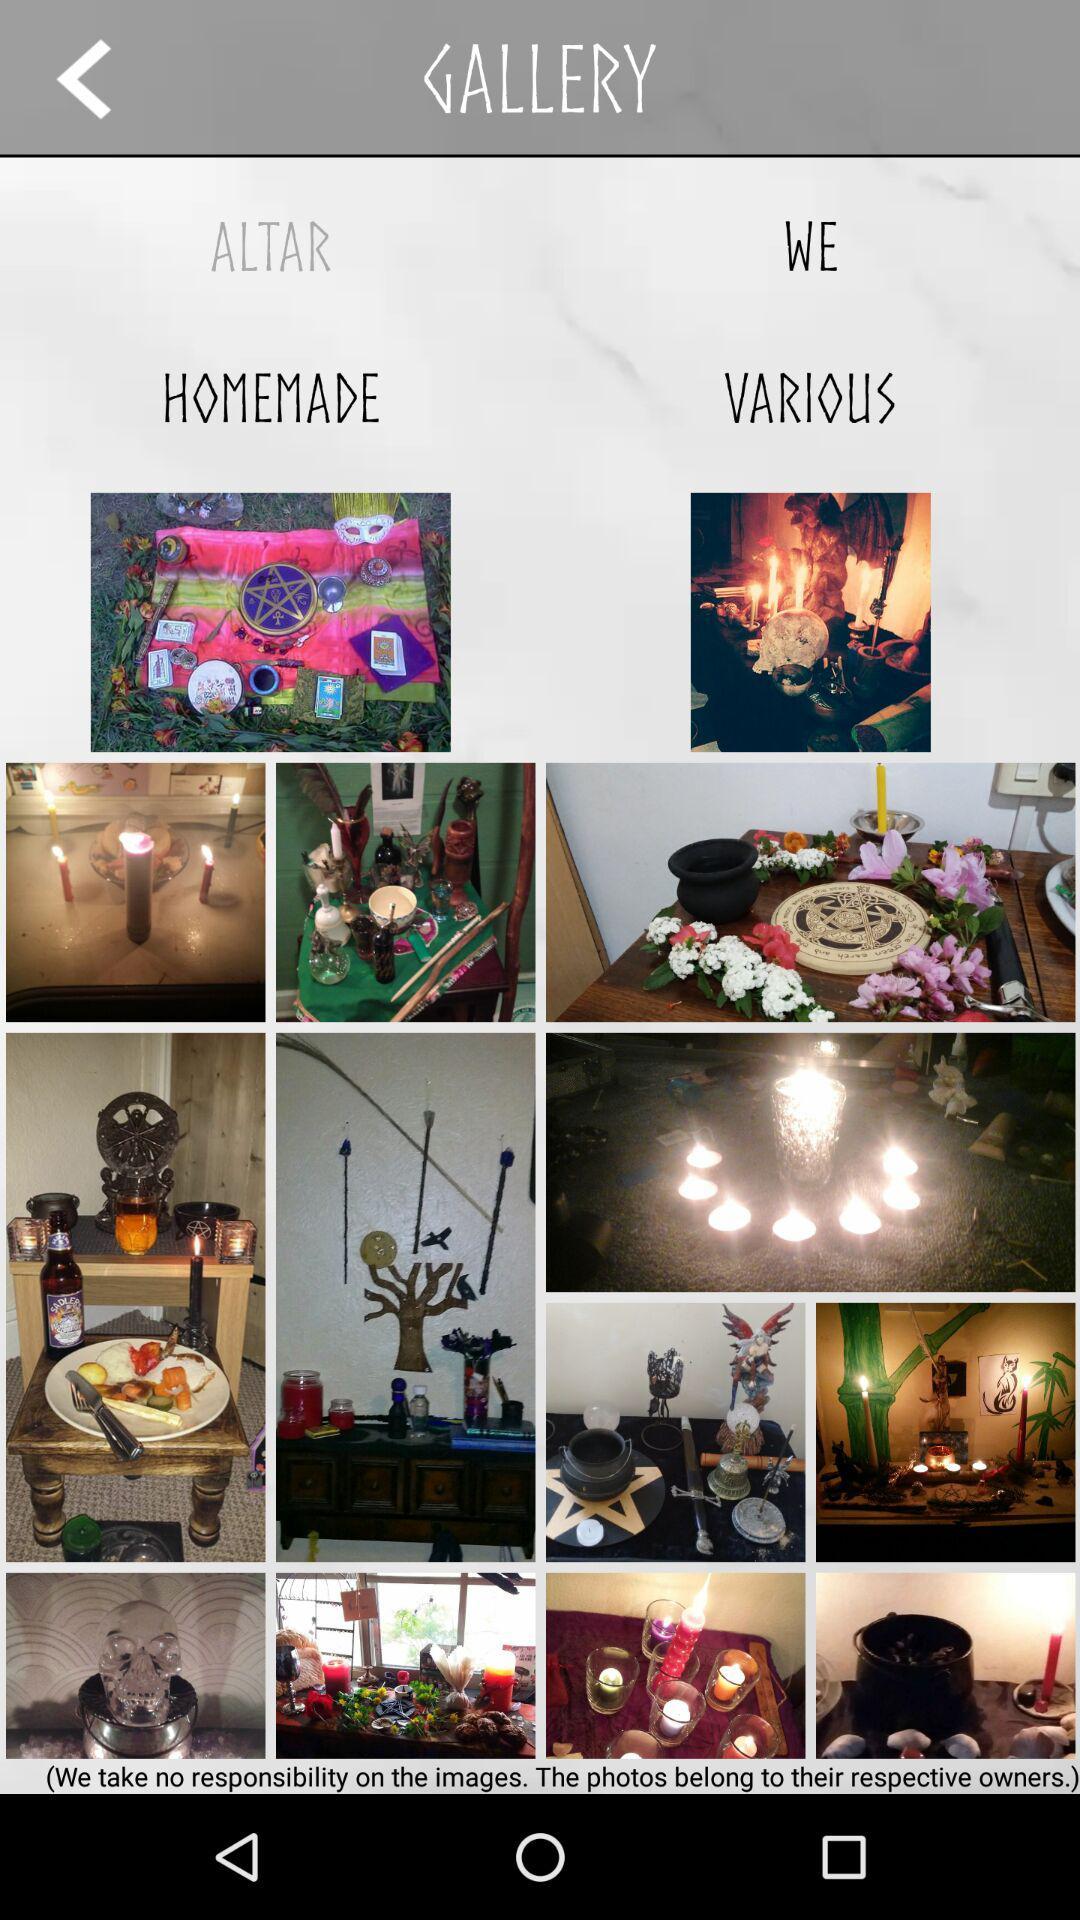 The width and height of the screenshot is (1080, 1920). What do you see at coordinates (270, 245) in the screenshot?
I see `the app next to we icon` at bounding box center [270, 245].